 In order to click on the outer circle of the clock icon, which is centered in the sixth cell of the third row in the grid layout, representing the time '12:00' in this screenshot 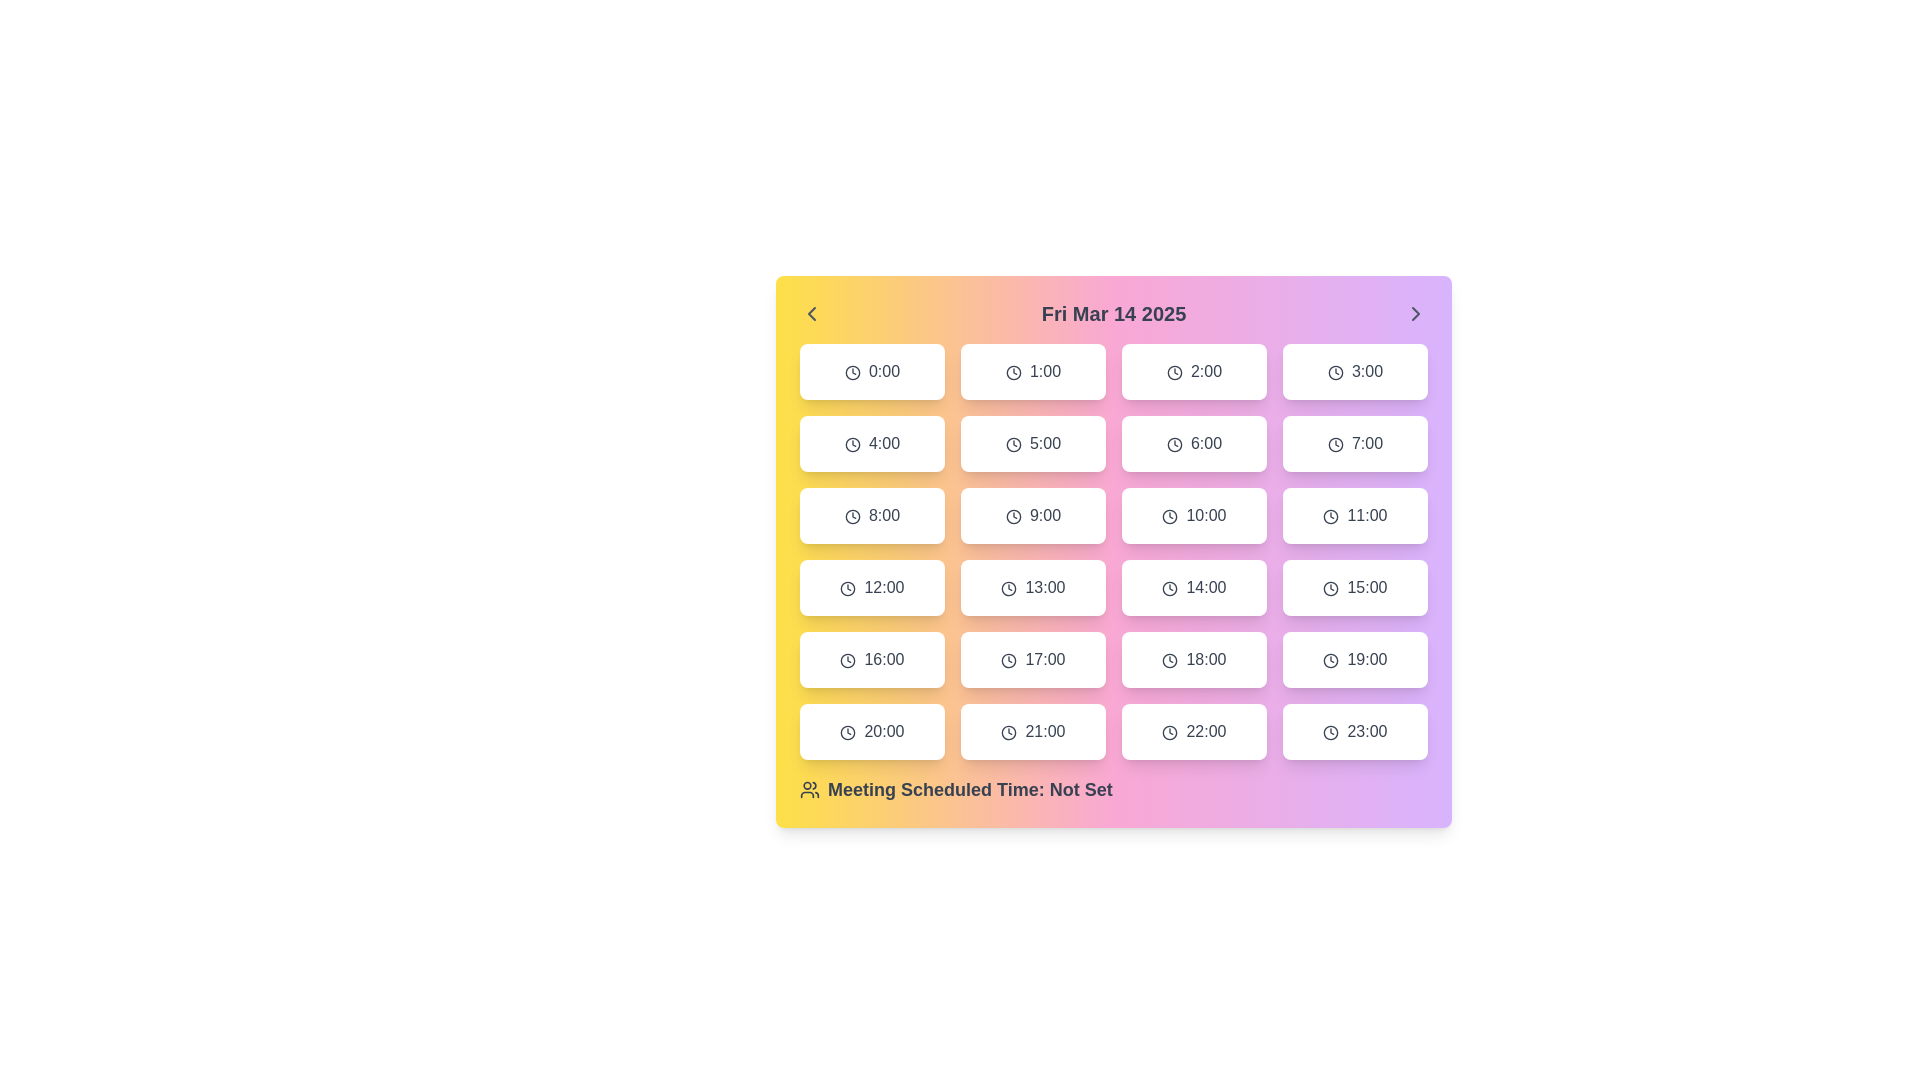, I will do `click(848, 587)`.